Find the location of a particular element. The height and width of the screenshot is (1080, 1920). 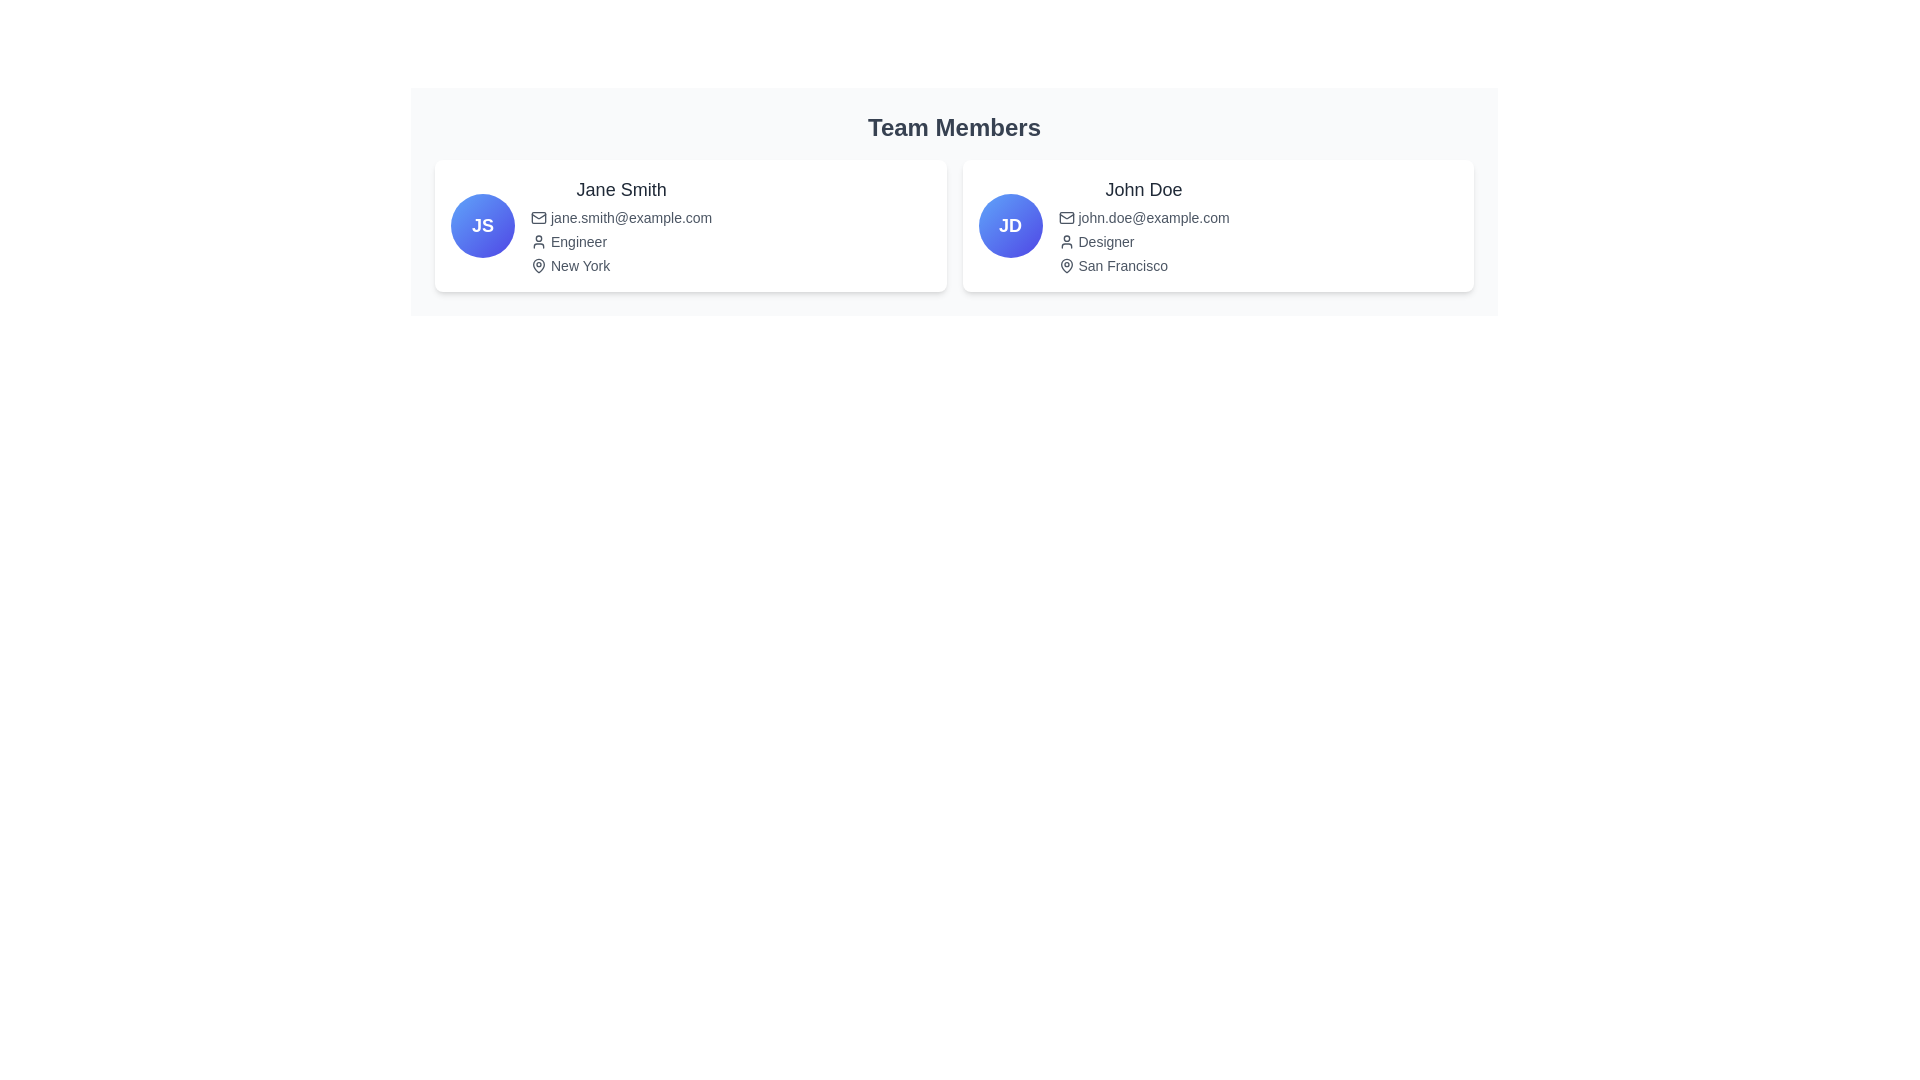

the context of the avatar or badge representing 'Jane Smith', located at the top-left corner of the profile information card is located at coordinates (483, 225).